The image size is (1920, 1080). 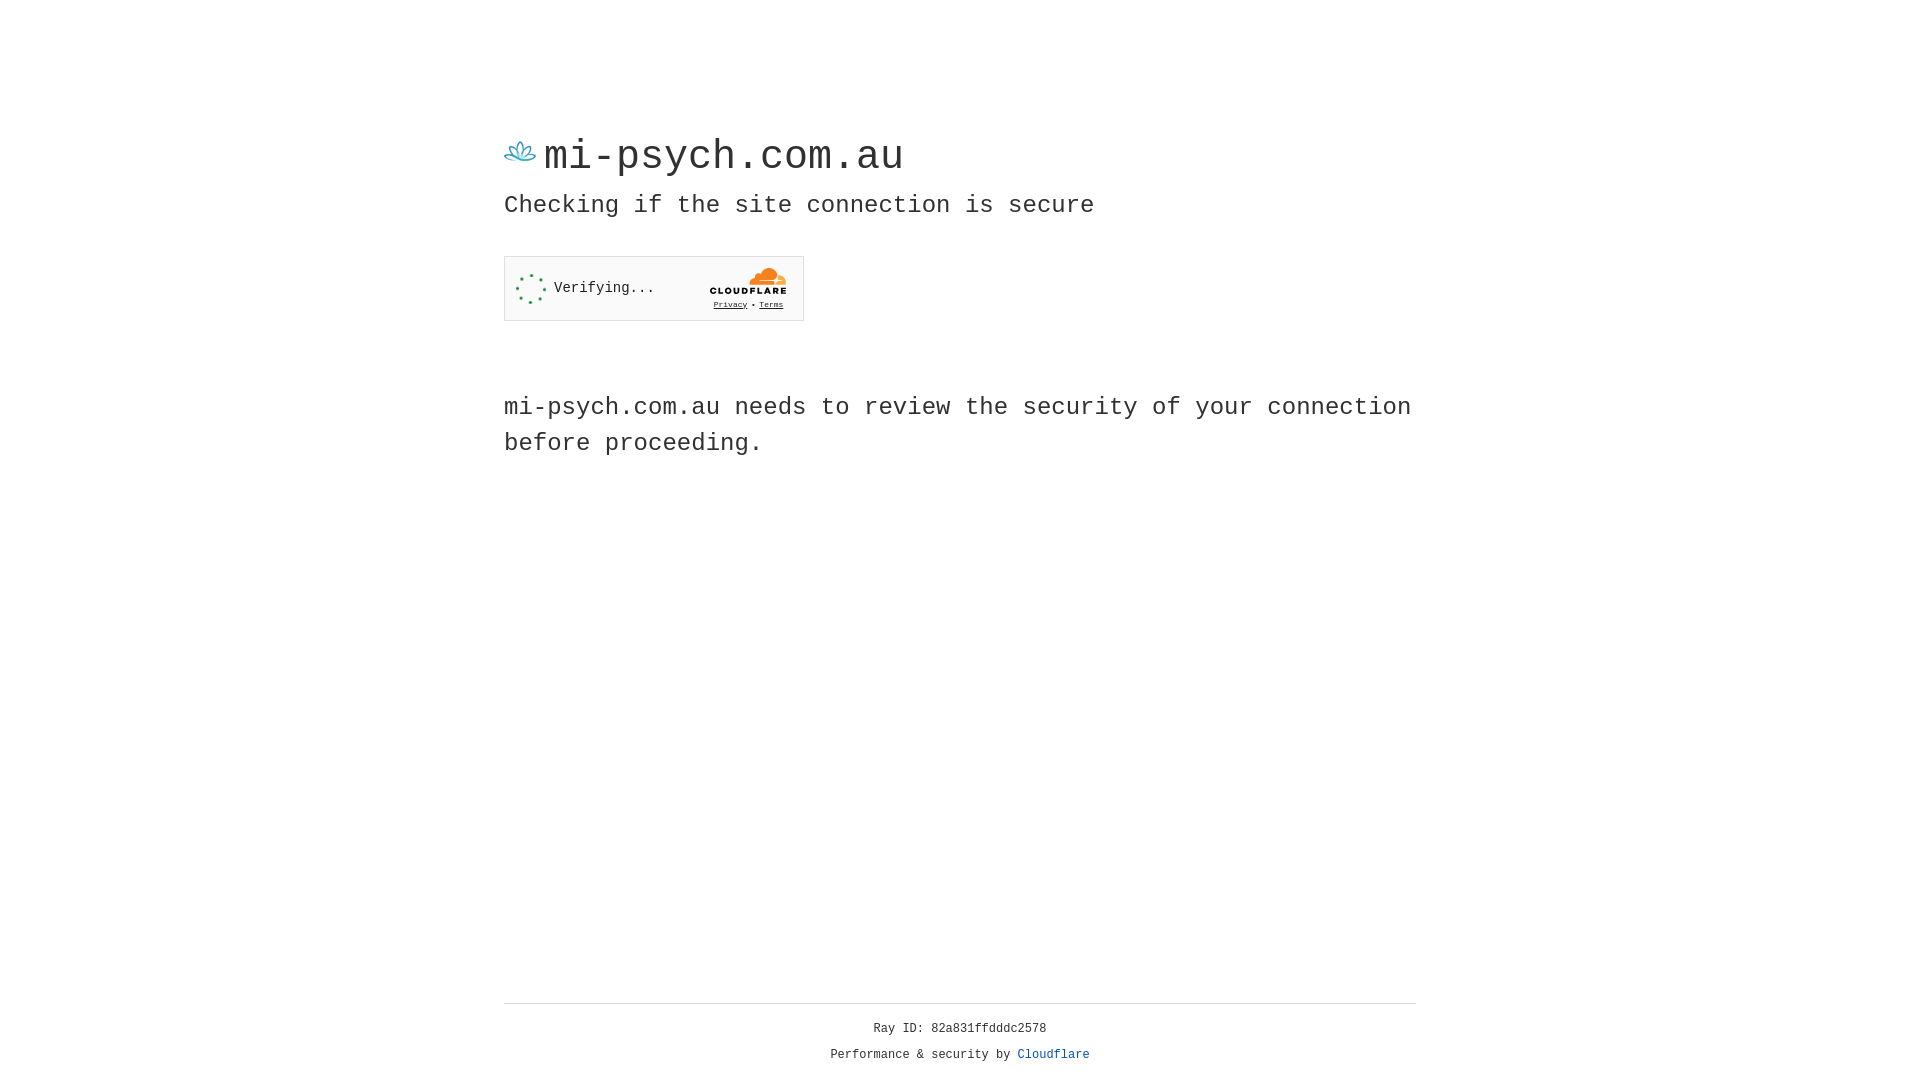 I want to click on 'Cloudflare', so click(x=1053, y=1054).